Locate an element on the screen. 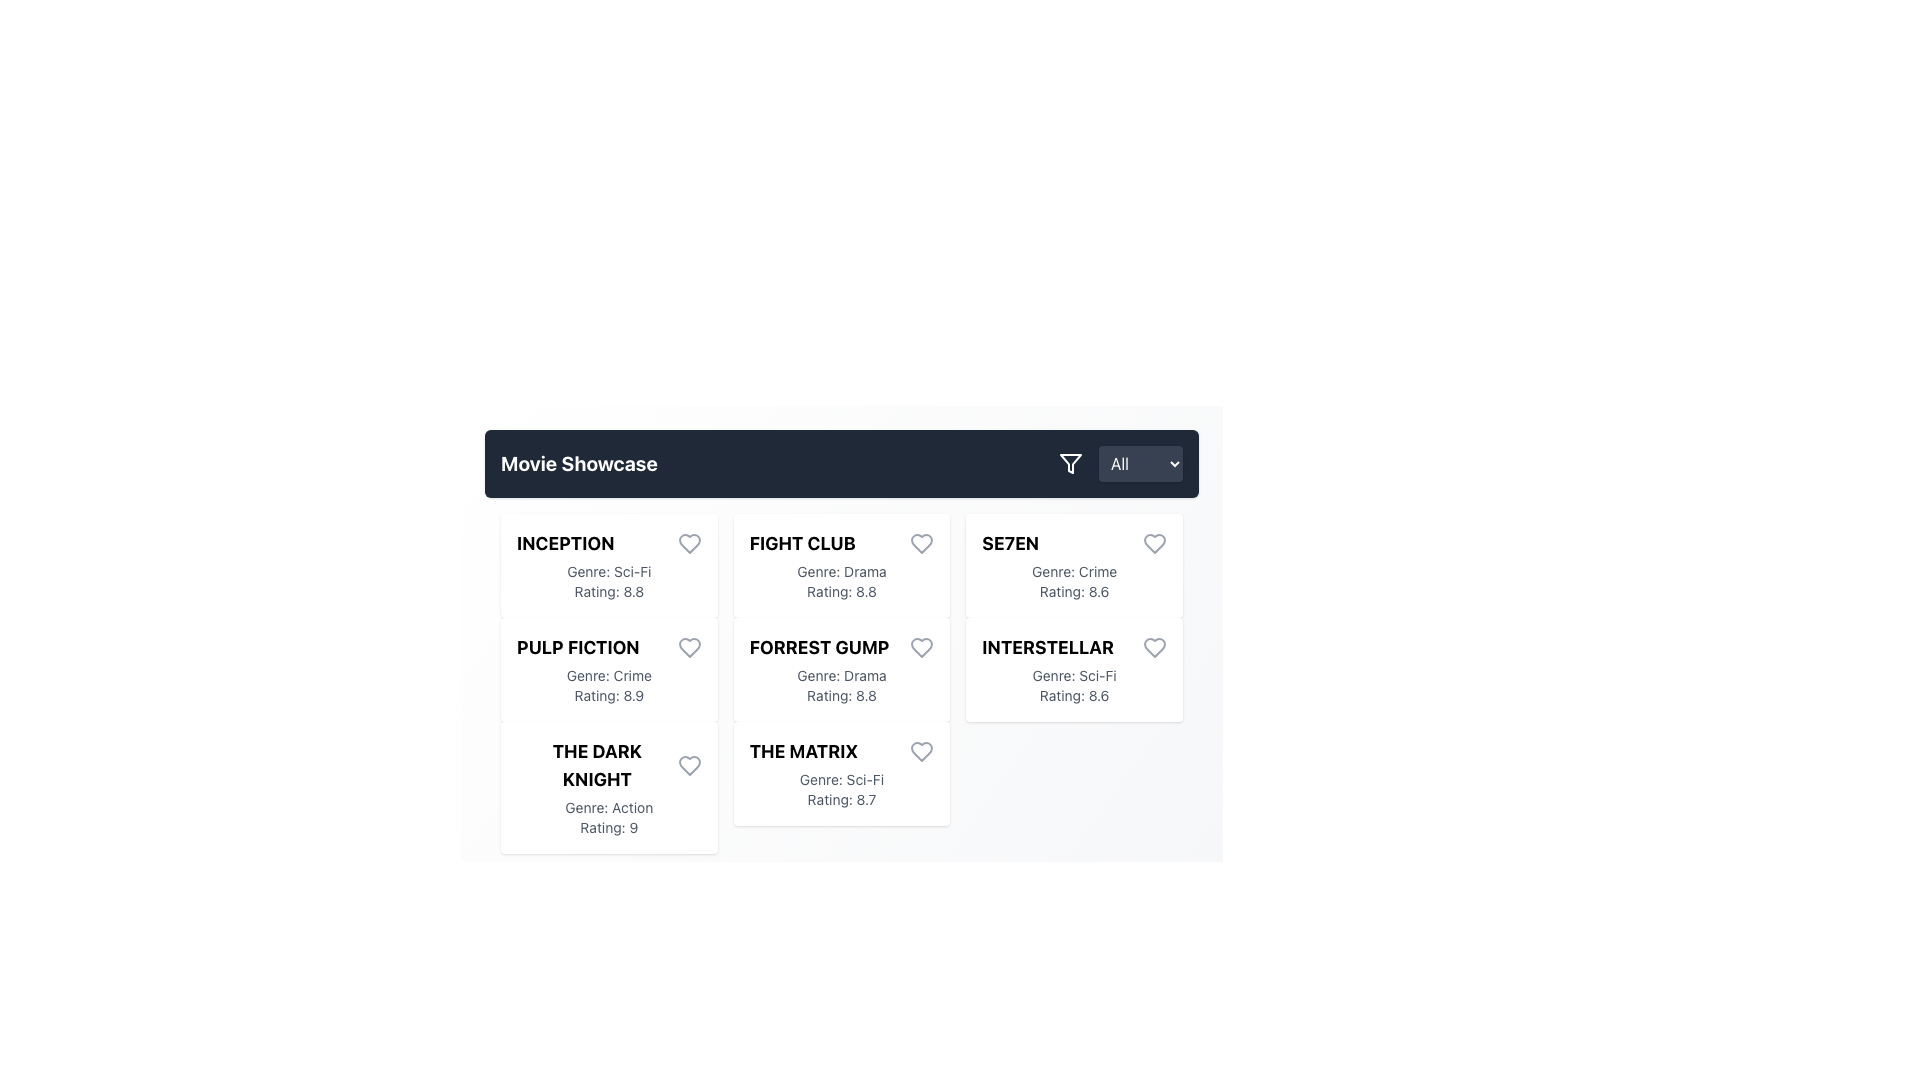 Image resolution: width=1920 pixels, height=1080 pixels. genre text labeled 'Action' located below the header 'THE DARK KNIGHT' in the bottom-left card of the grid layout is located at coordinates (631, 806).